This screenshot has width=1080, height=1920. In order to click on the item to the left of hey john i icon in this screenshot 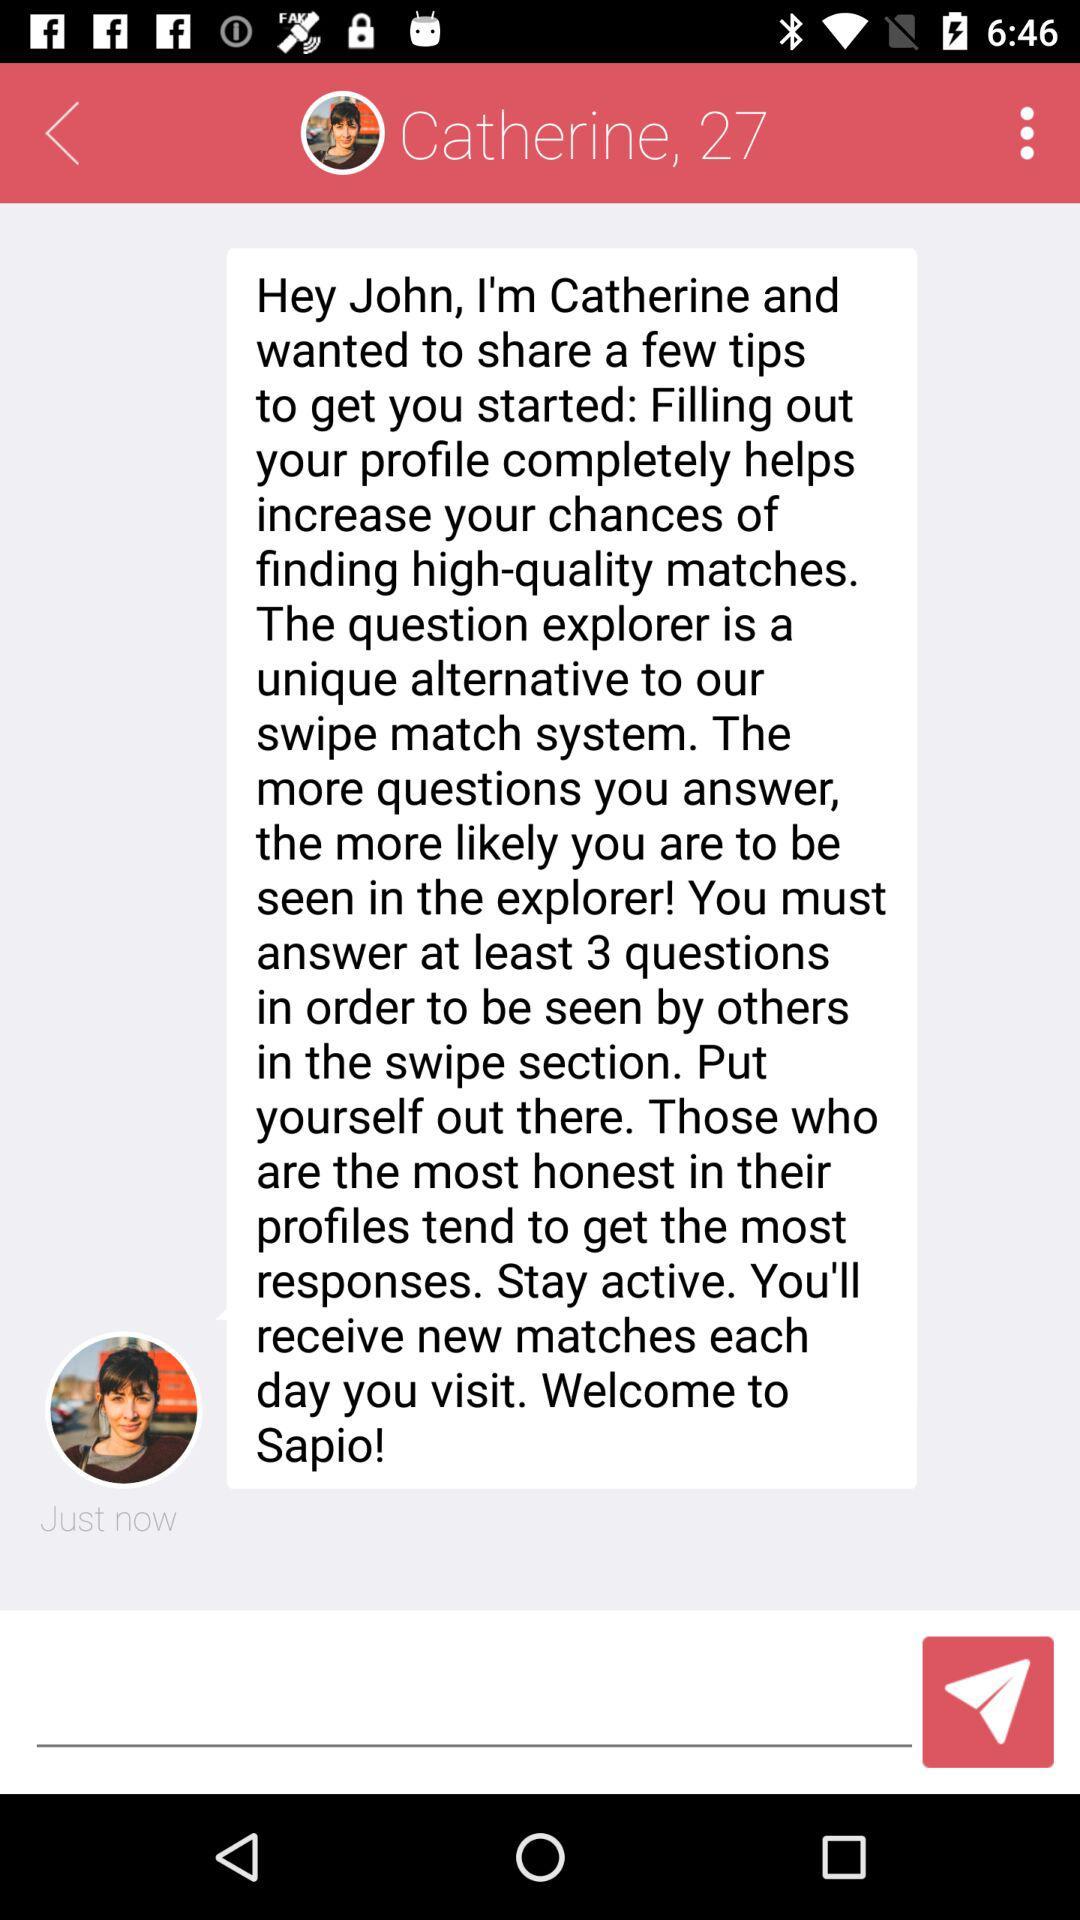, I will do `click(108, 1517)`.